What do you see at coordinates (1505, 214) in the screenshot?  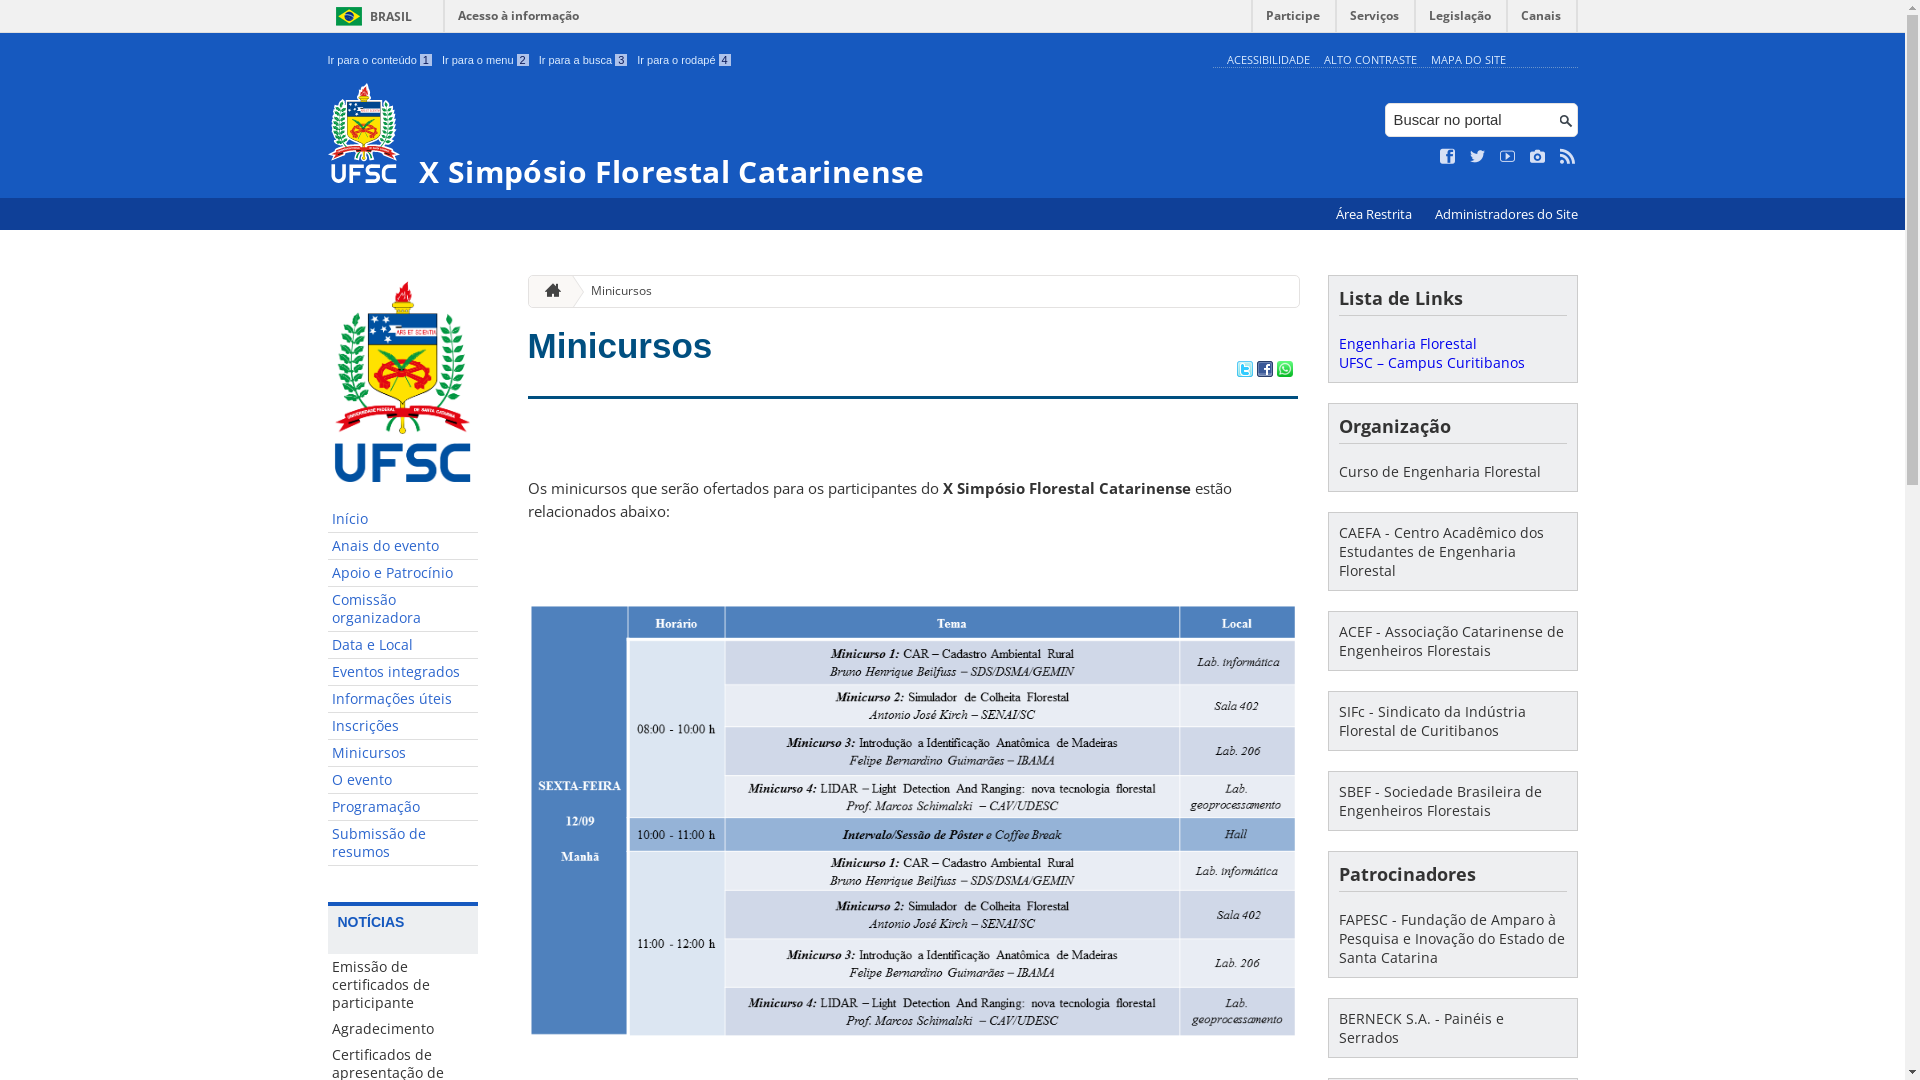 I see `'Administradores do Site'` at bounding box center [1505, 214].